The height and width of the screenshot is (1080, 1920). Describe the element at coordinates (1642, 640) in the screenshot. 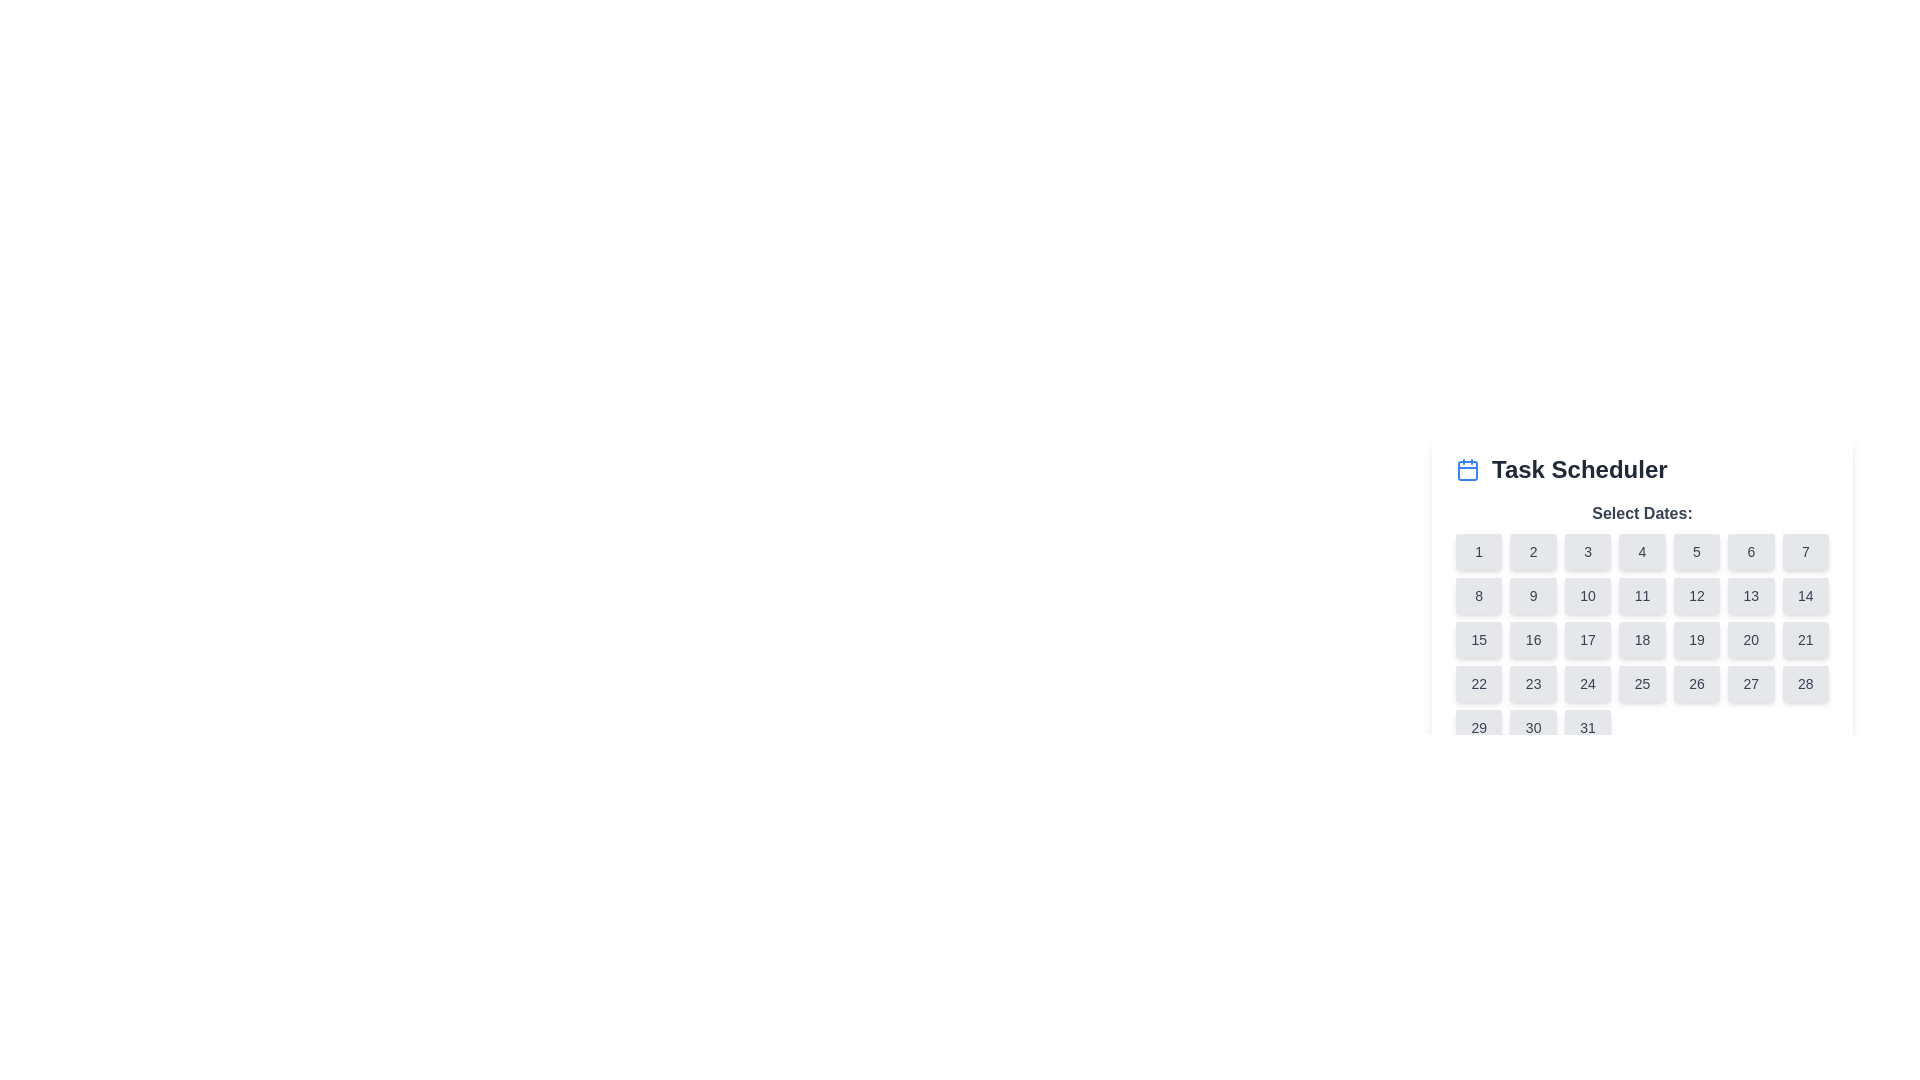

I see `the button displaying the number '18' in the Task Scheduler calendar interface` at that location.